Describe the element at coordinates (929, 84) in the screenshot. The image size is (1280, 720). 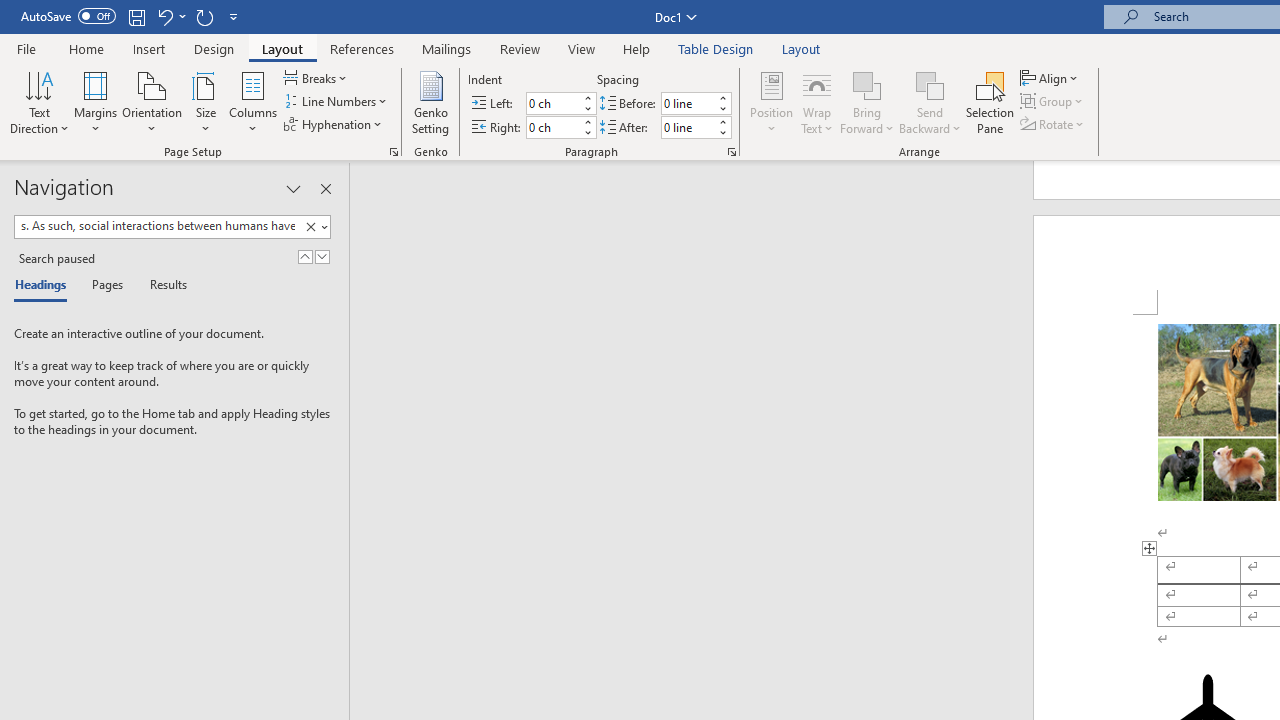
I see `'Send Backward'` at that location.